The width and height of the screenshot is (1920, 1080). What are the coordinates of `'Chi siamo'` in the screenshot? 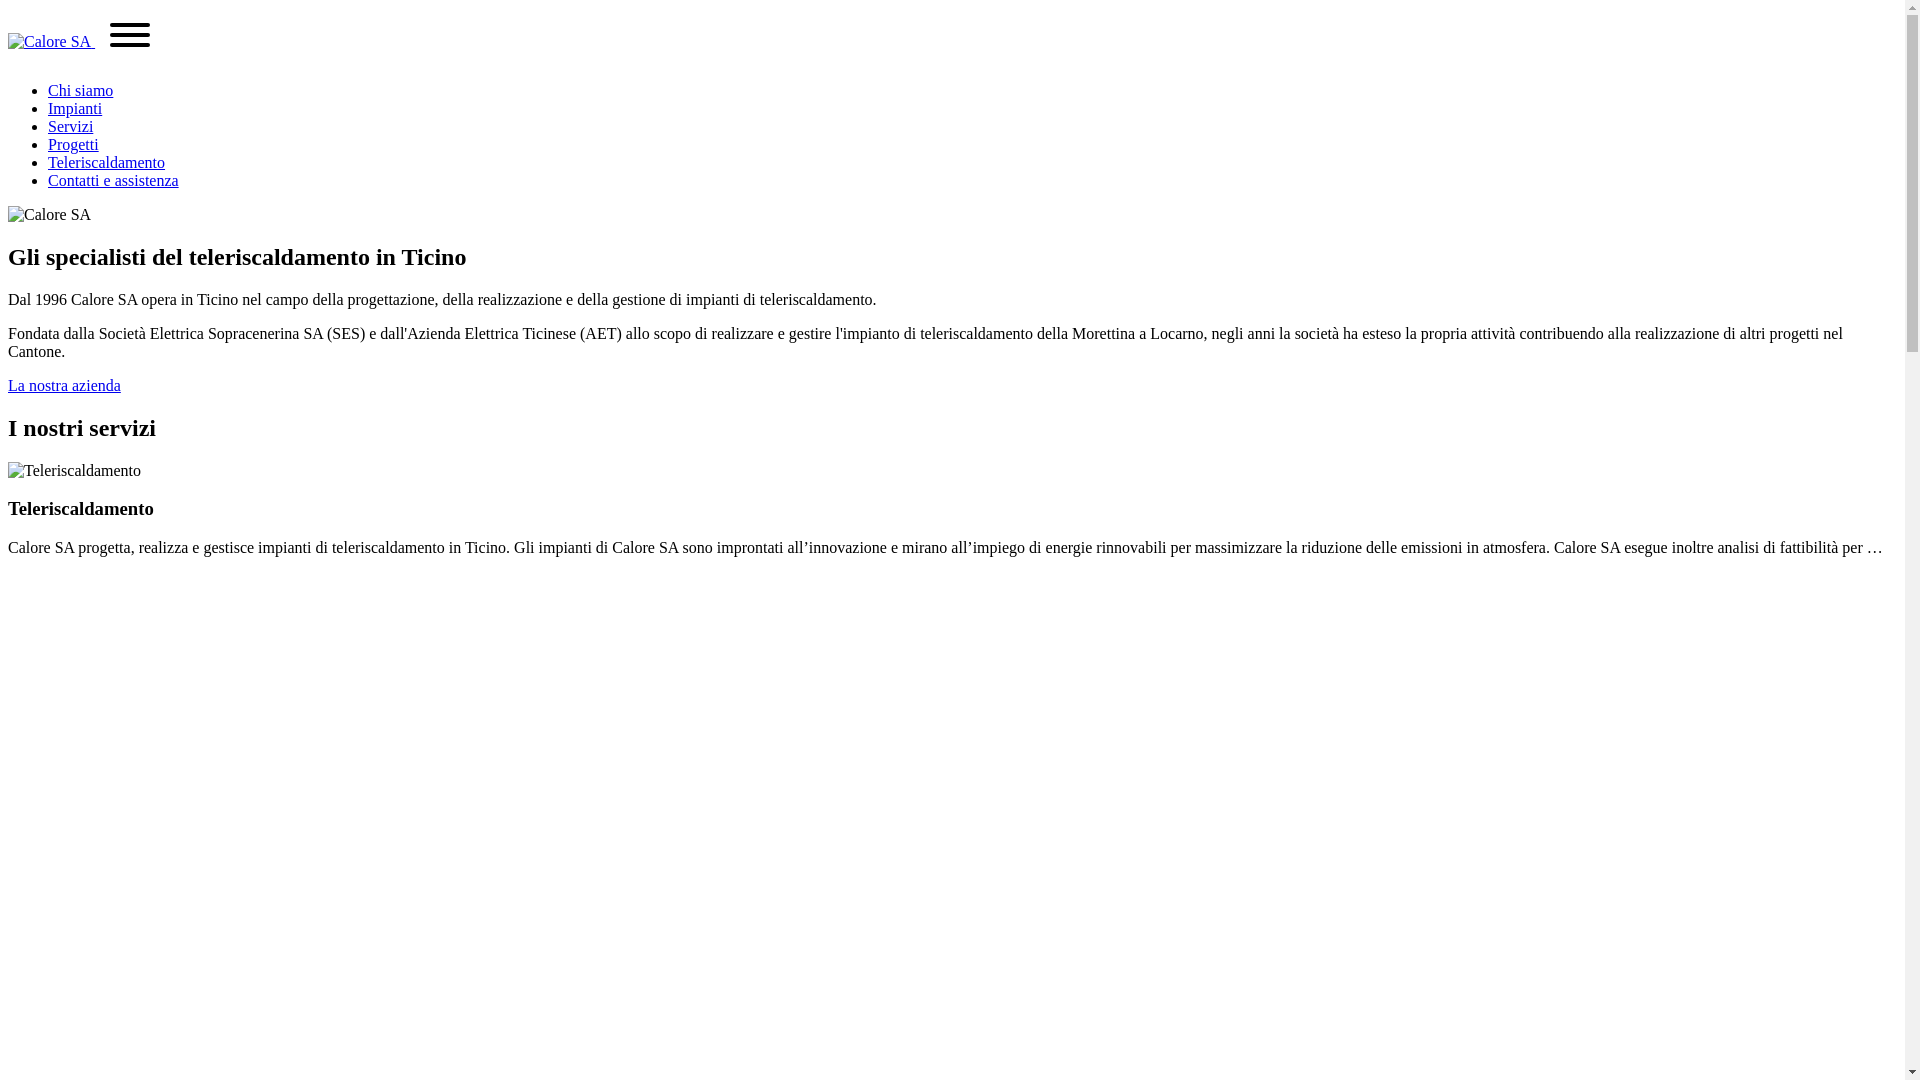 It's located at (80, 90).